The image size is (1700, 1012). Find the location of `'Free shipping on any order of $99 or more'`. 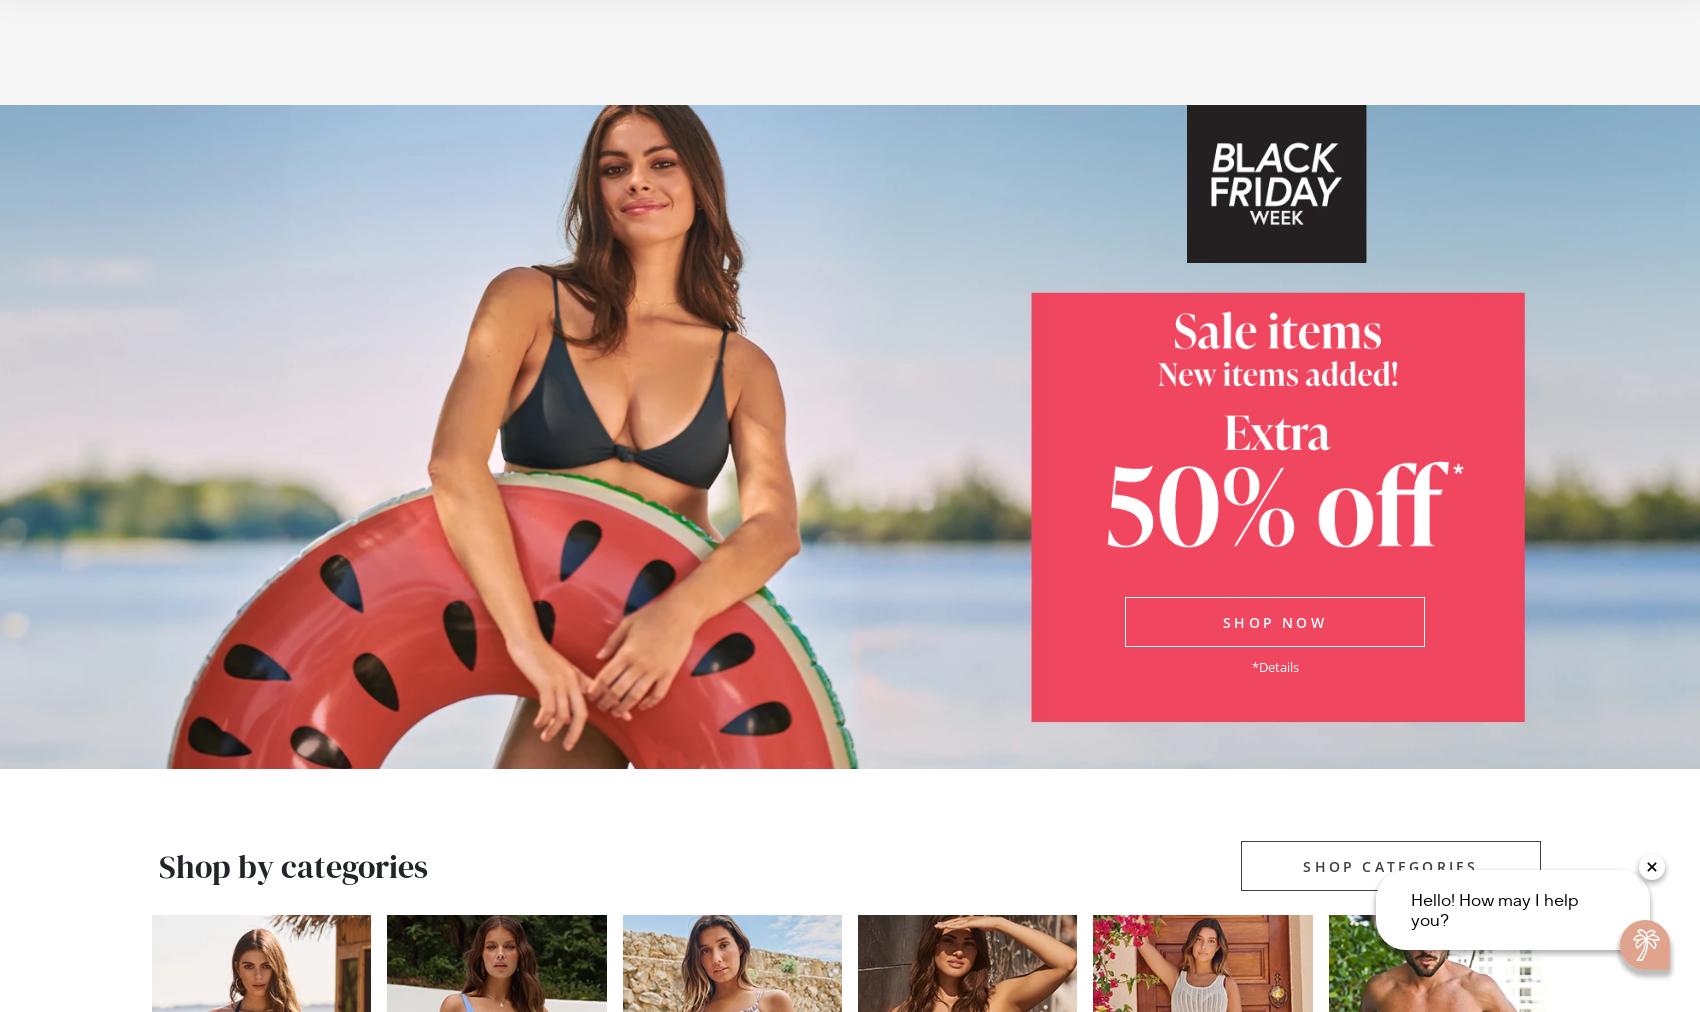

'Free shipping on any order of $99 or more' is located at coordinates (841, 18).